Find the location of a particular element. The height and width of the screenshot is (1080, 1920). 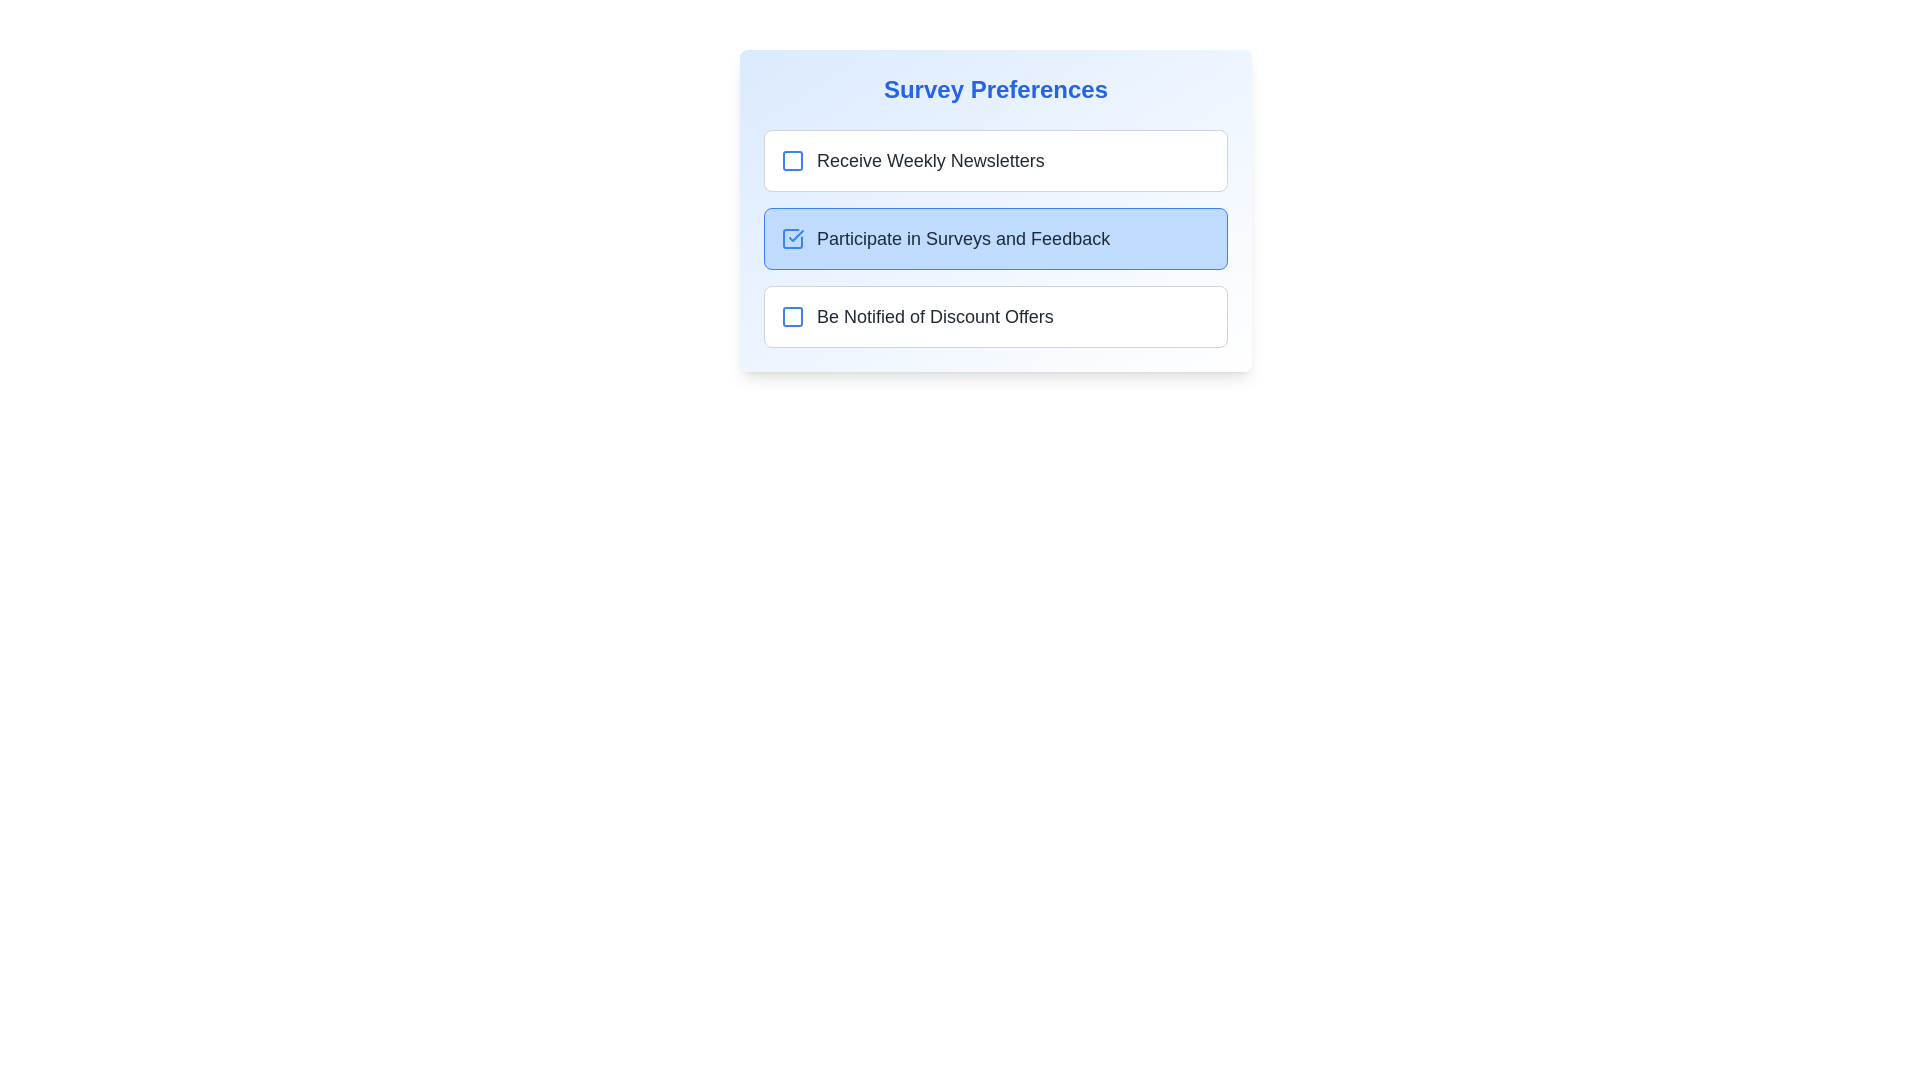

the selectable option card with a checkbox for survey participation preference located in the 'Survey Preferences' section, which is the second item in the list is located at coordinates (996, 238).